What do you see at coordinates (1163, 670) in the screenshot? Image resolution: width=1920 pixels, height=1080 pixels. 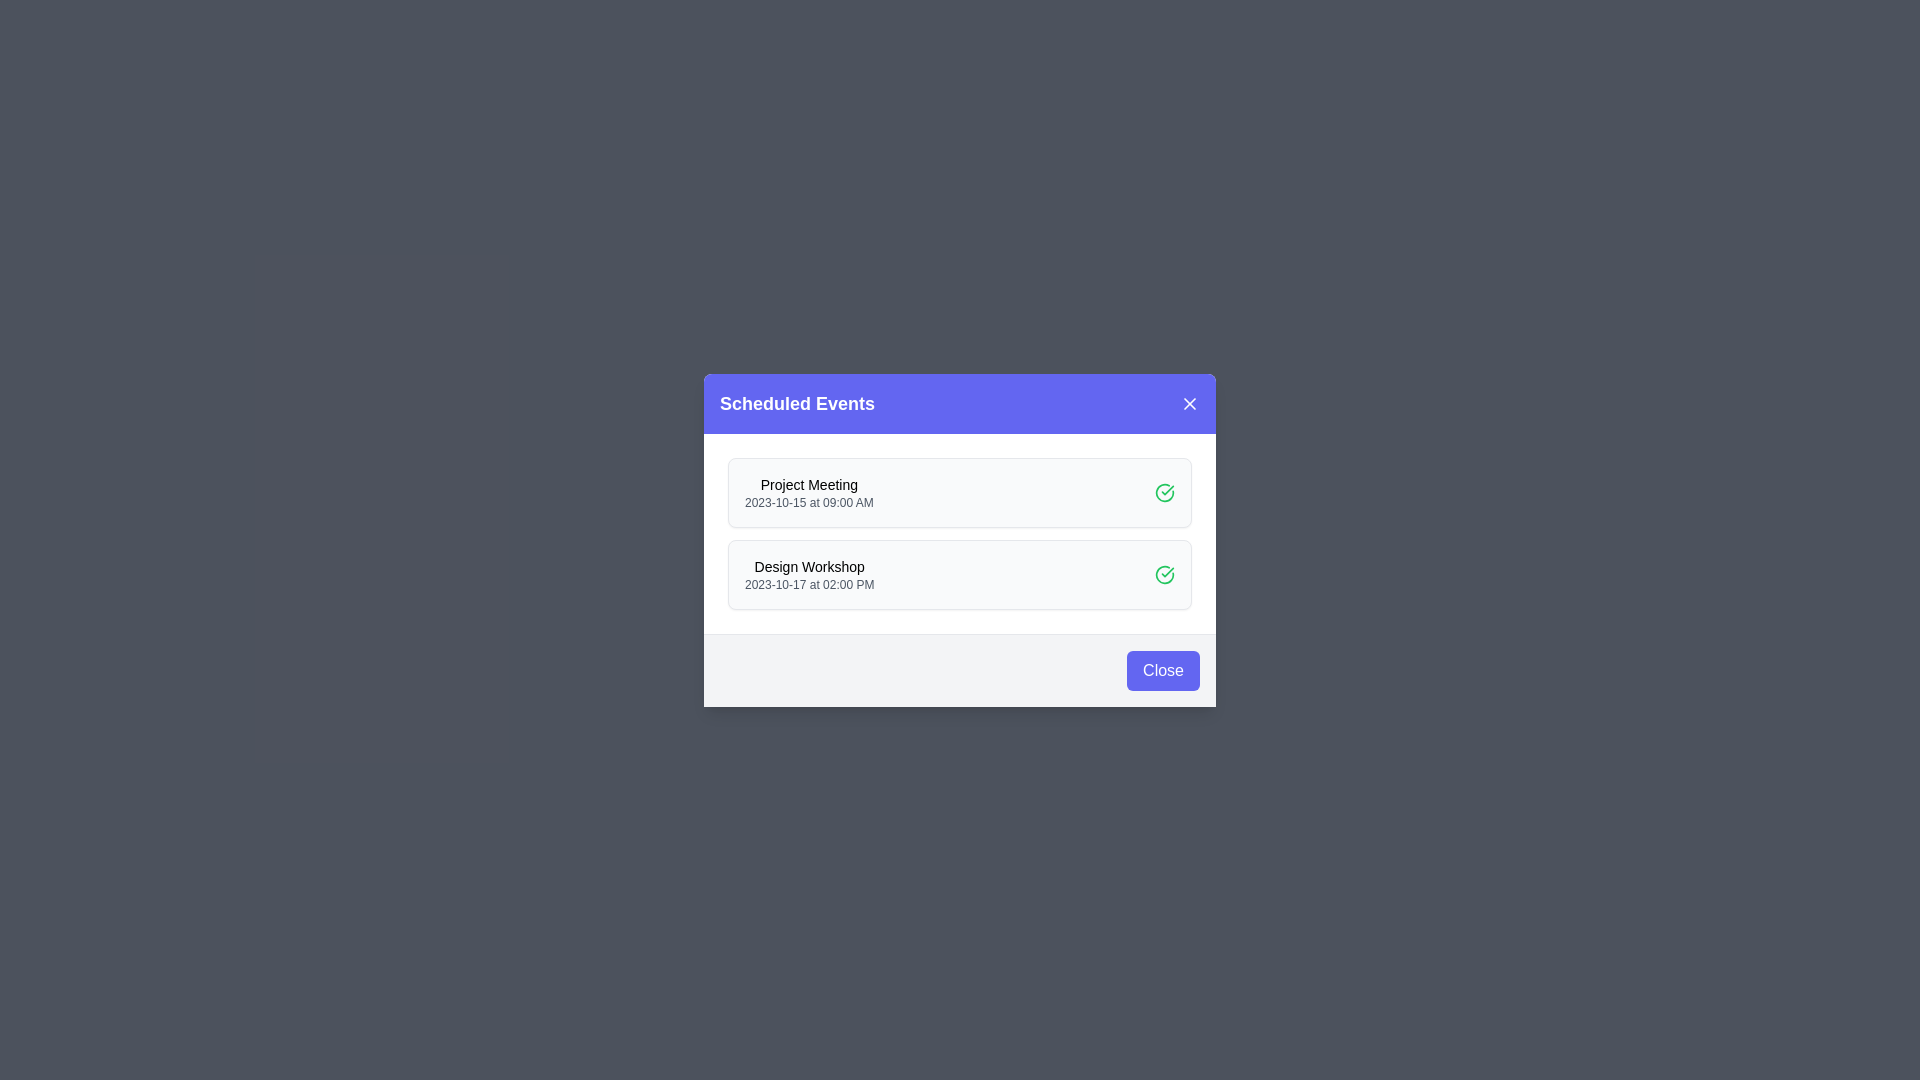 I see `the close button located at the bottom-right corner of the 'Scheduled Events' modal` at bounding box center [1163, 670].